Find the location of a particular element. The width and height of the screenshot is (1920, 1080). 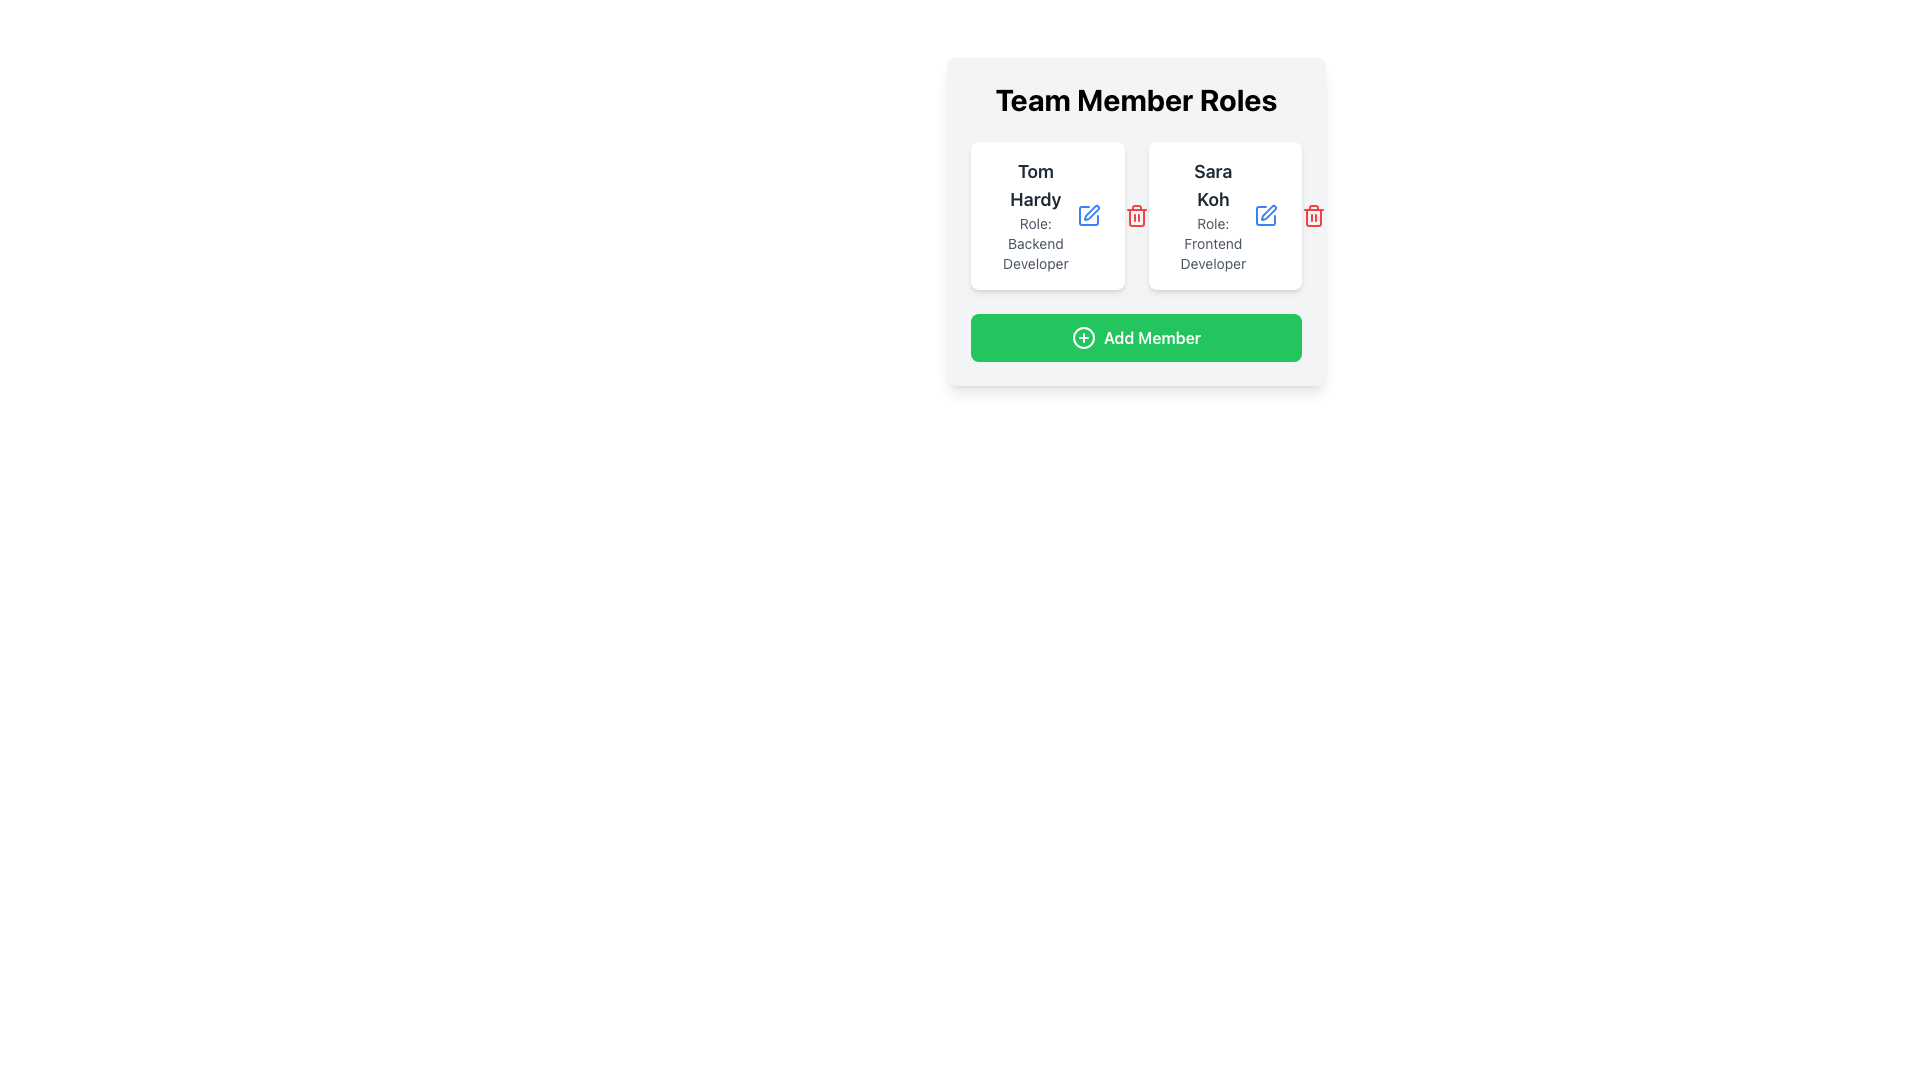

the circular icon within the green 'Add Member' button located at the footer of the card displaying team member roles is located at coordinates (1082, 337).